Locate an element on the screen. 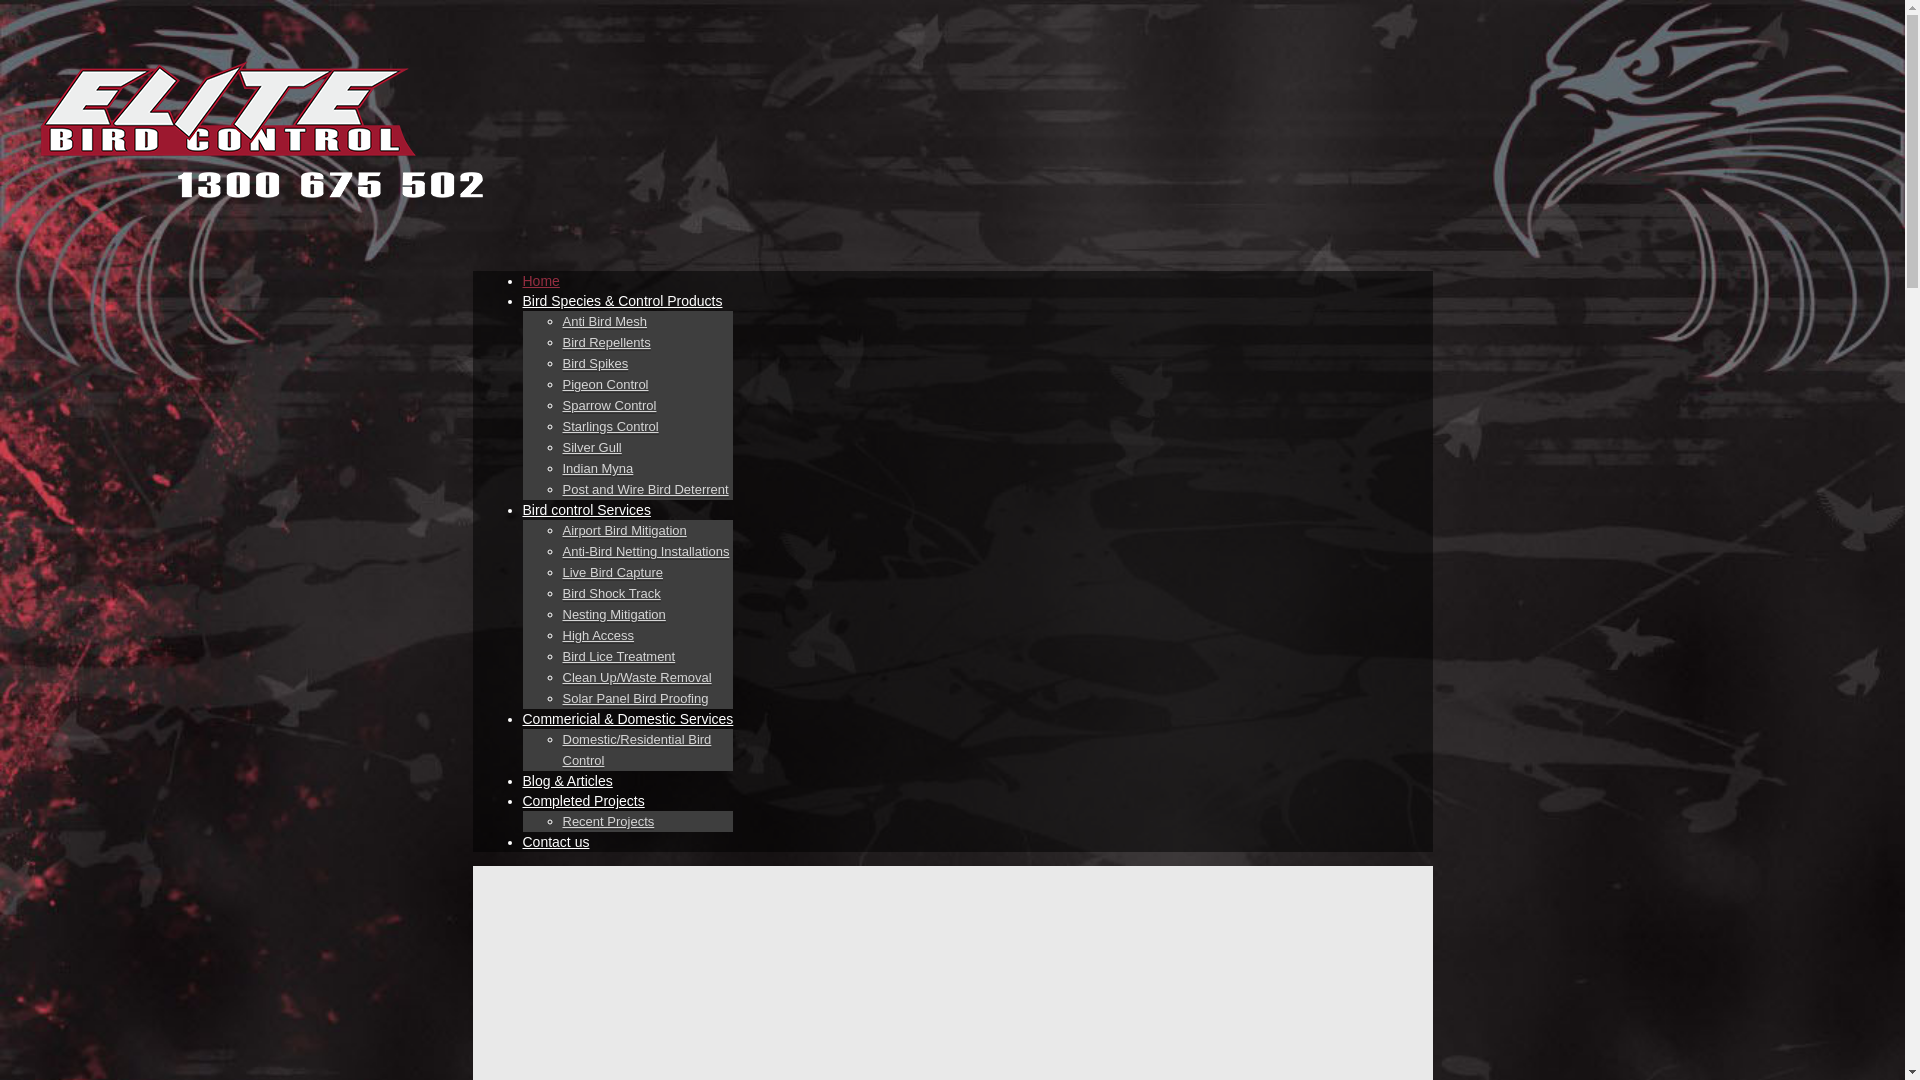 The image size is (1920, 1080). 'Post and Wire Bird Deterrent' is located at coordinates (644, 489).